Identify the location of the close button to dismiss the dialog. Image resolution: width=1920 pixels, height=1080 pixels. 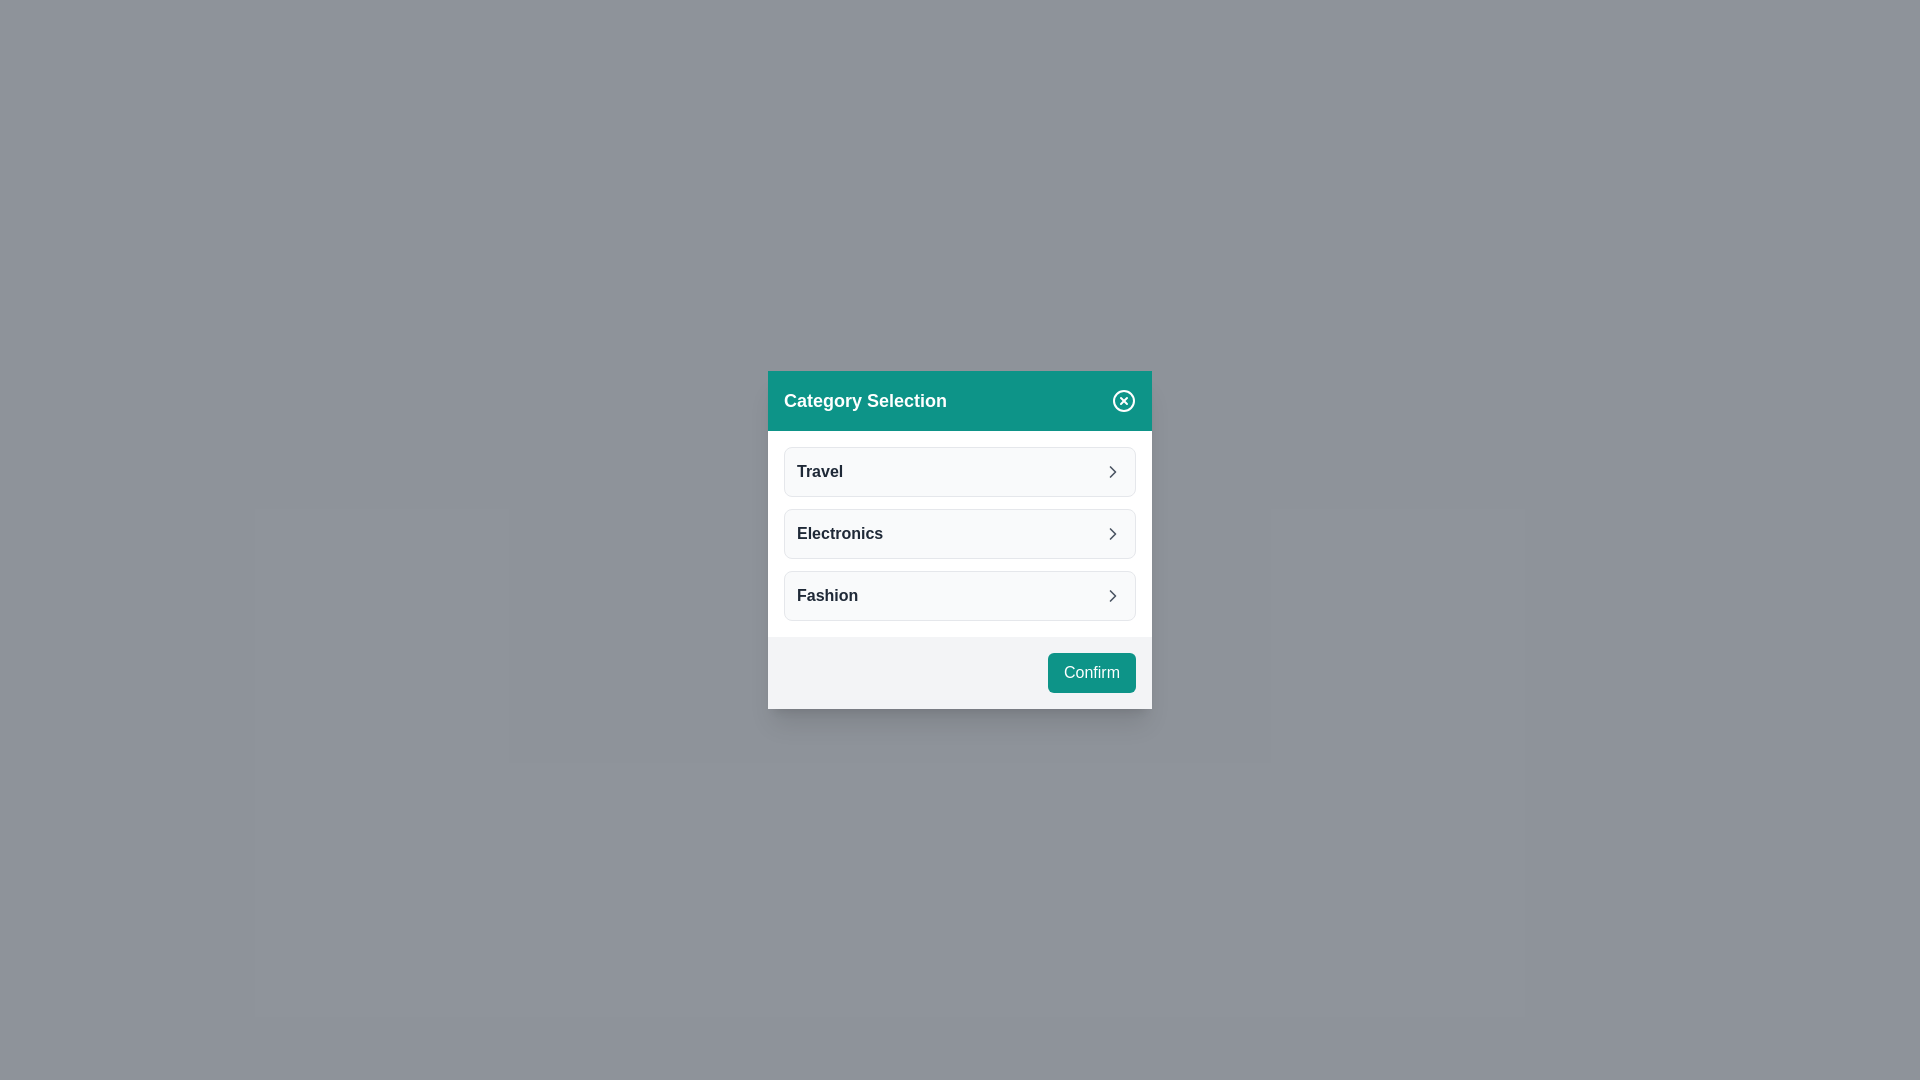
(1123, 401).